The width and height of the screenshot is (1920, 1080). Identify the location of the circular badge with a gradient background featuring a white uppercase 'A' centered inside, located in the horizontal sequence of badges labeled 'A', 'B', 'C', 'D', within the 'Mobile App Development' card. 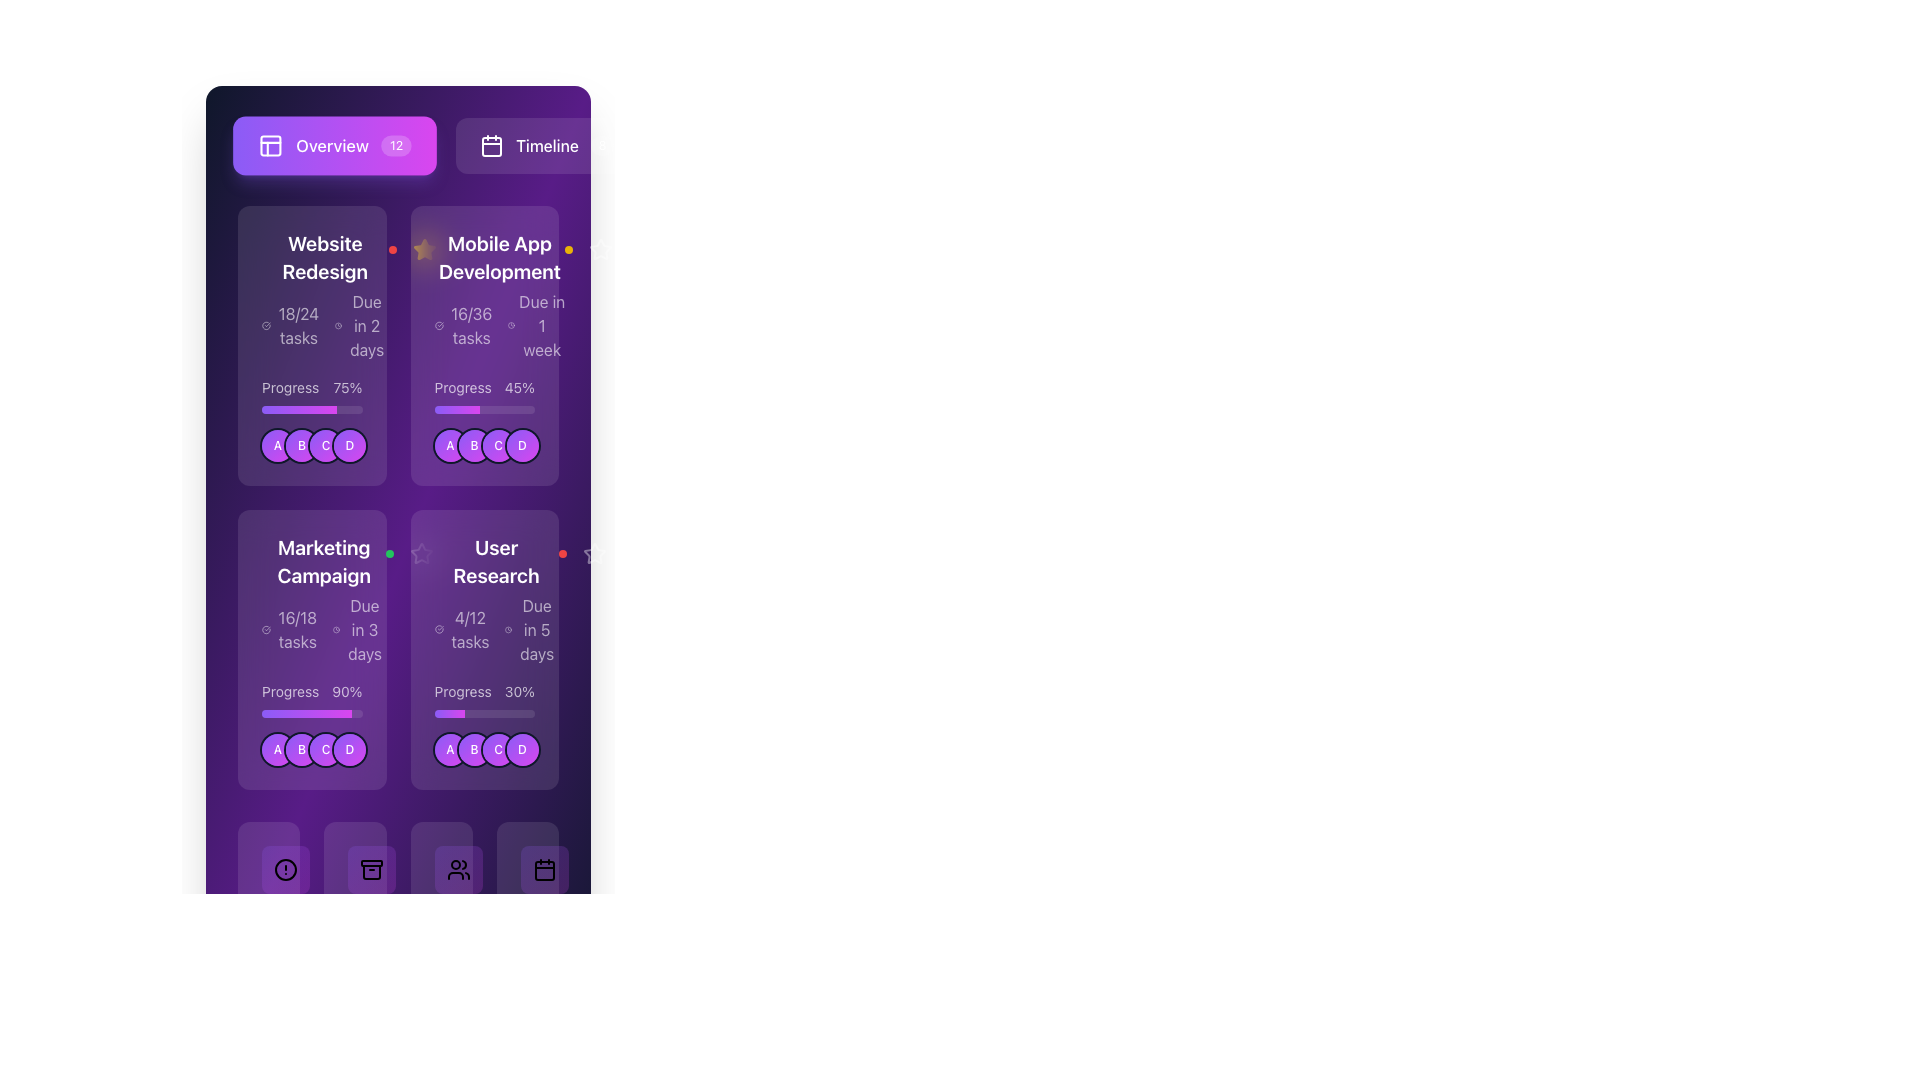
(449, 445).